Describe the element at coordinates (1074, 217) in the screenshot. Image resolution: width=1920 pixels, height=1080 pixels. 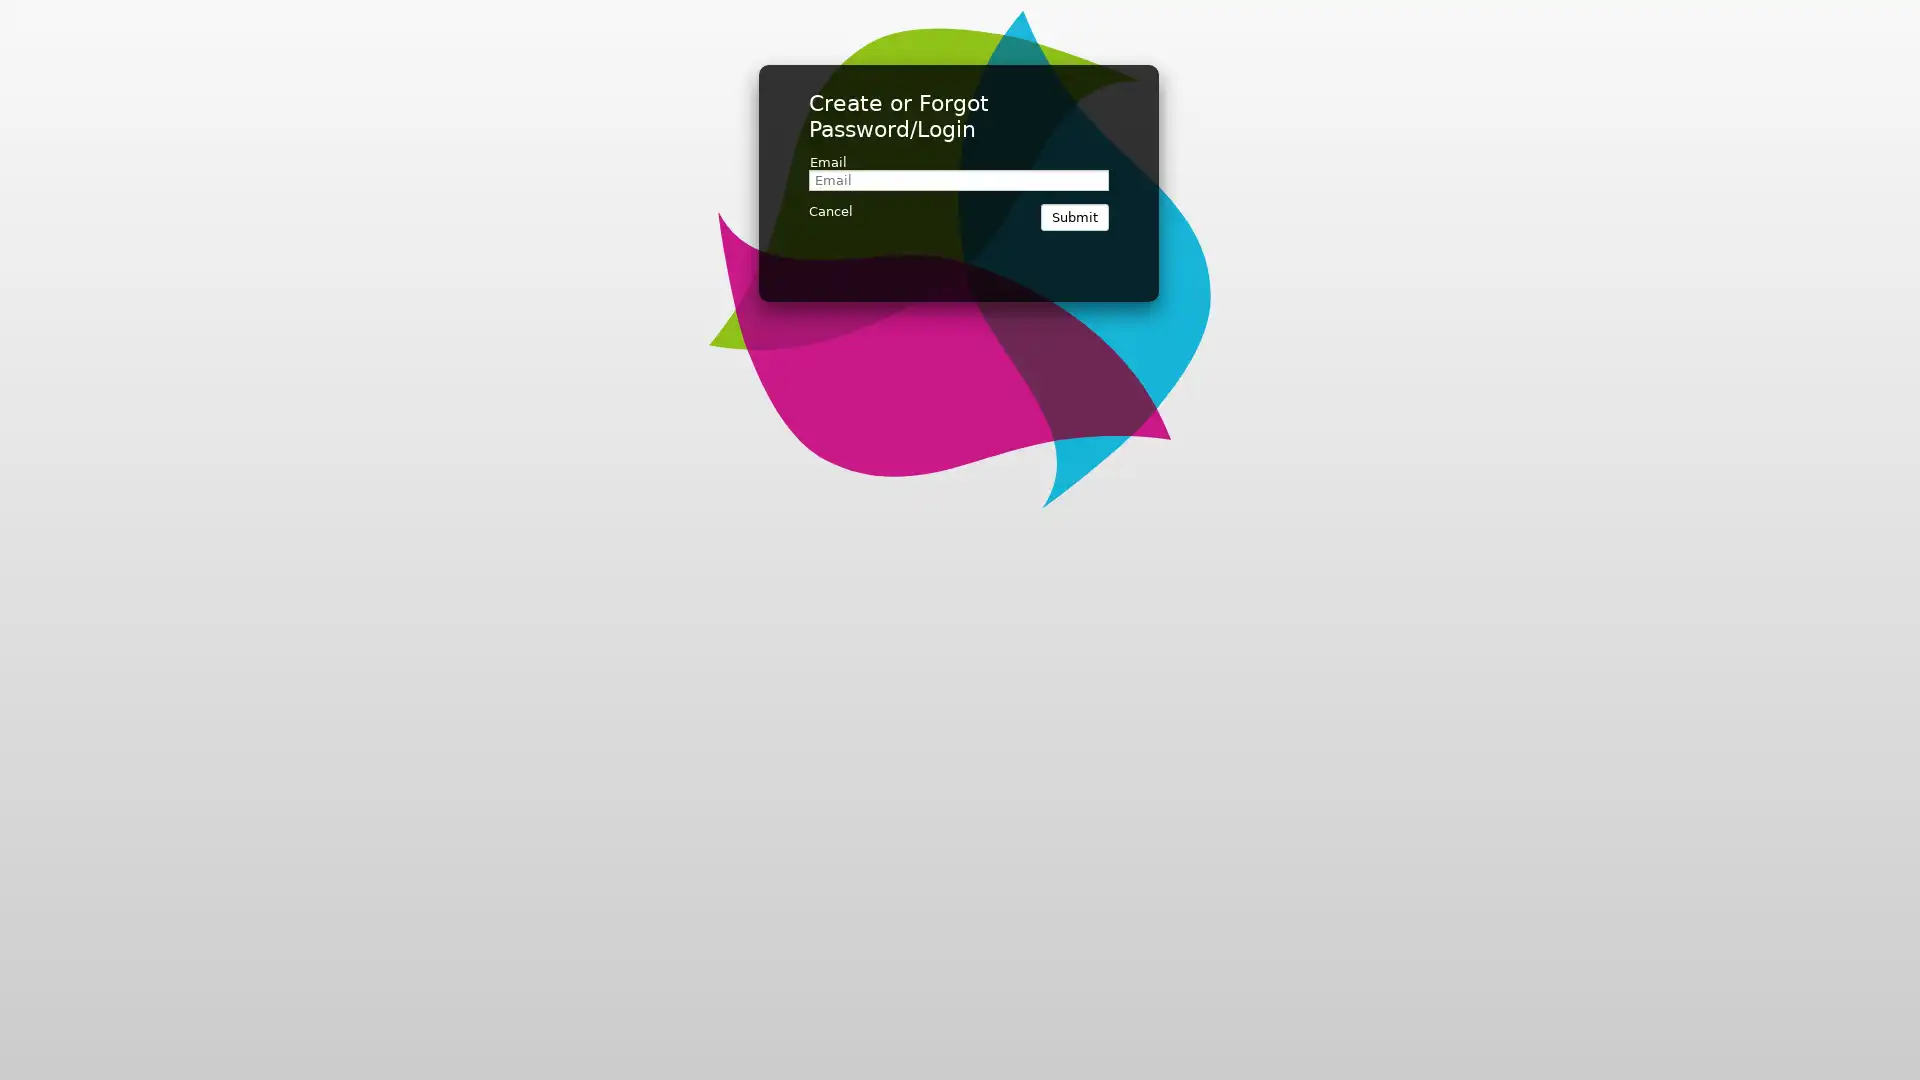
I see `Submit` at that location.